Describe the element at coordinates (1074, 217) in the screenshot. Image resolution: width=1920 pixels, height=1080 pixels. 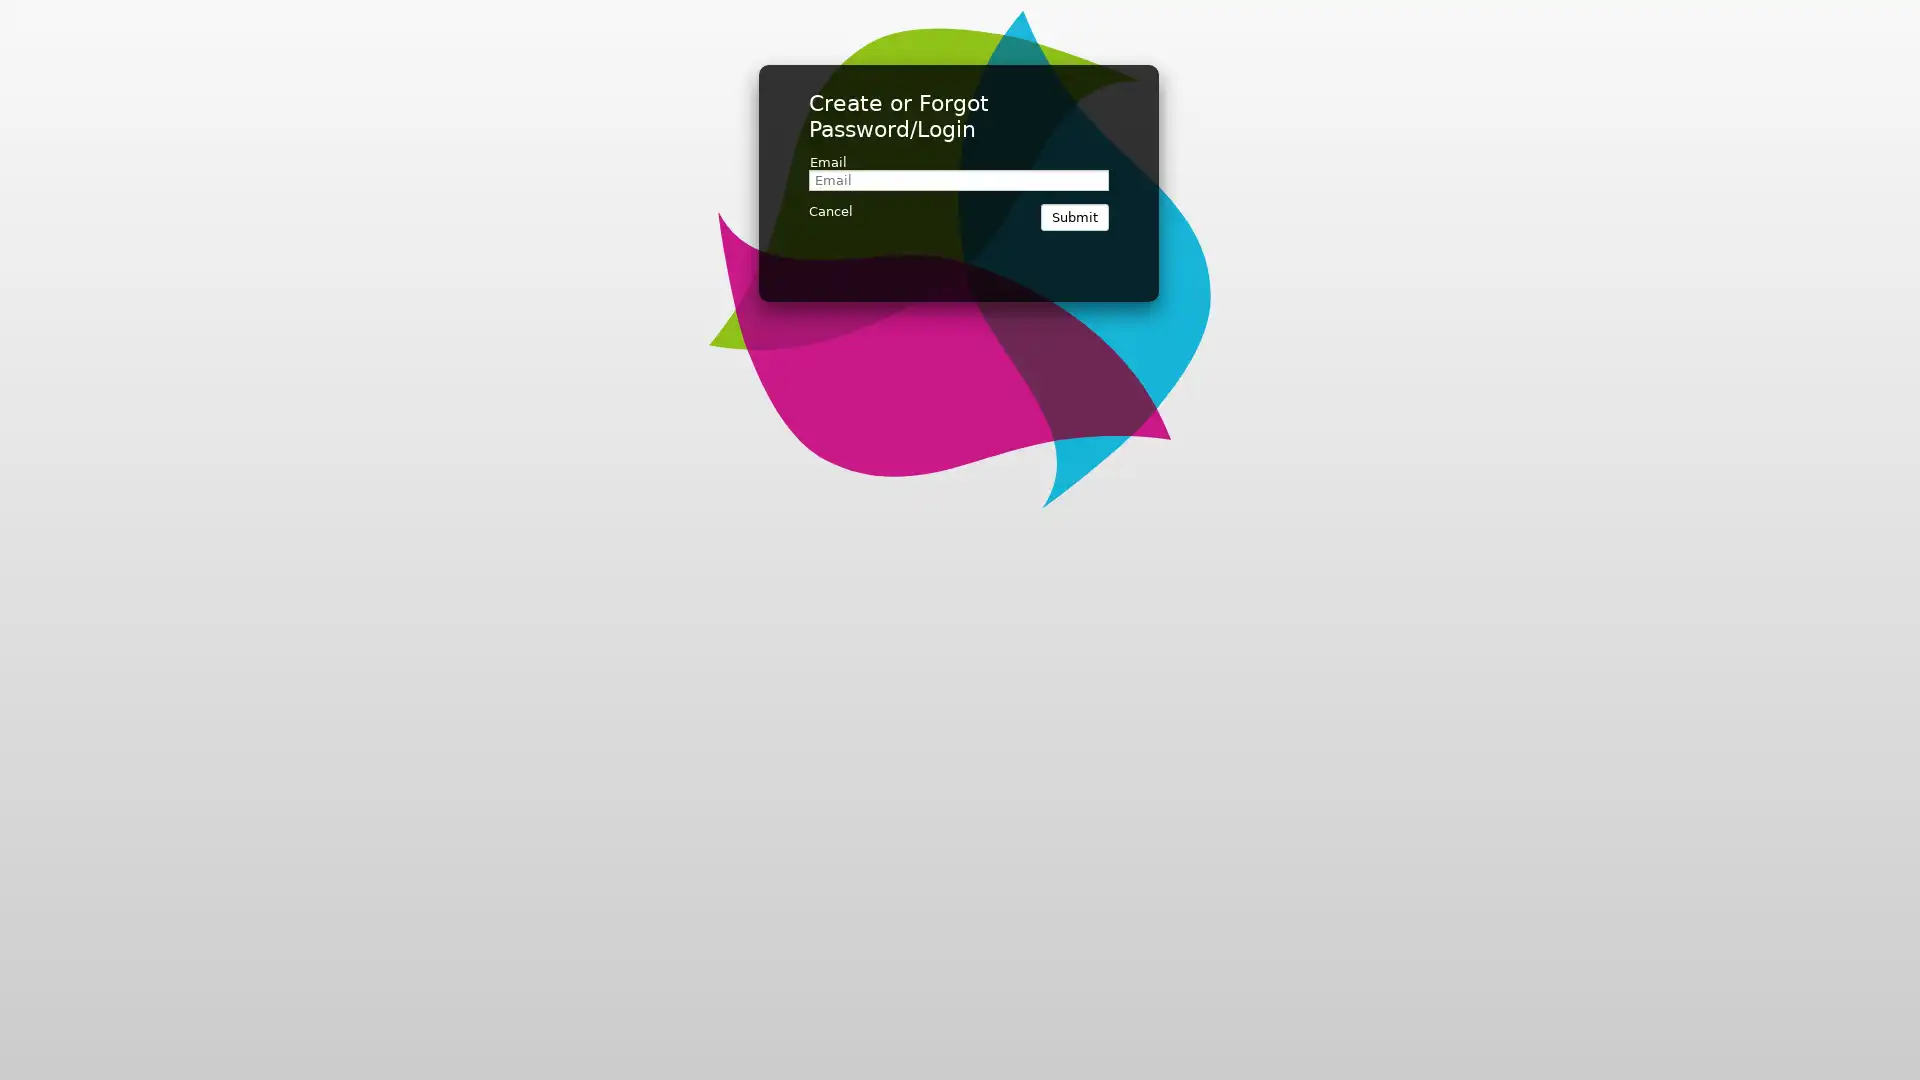
I see `Submit` at that location.